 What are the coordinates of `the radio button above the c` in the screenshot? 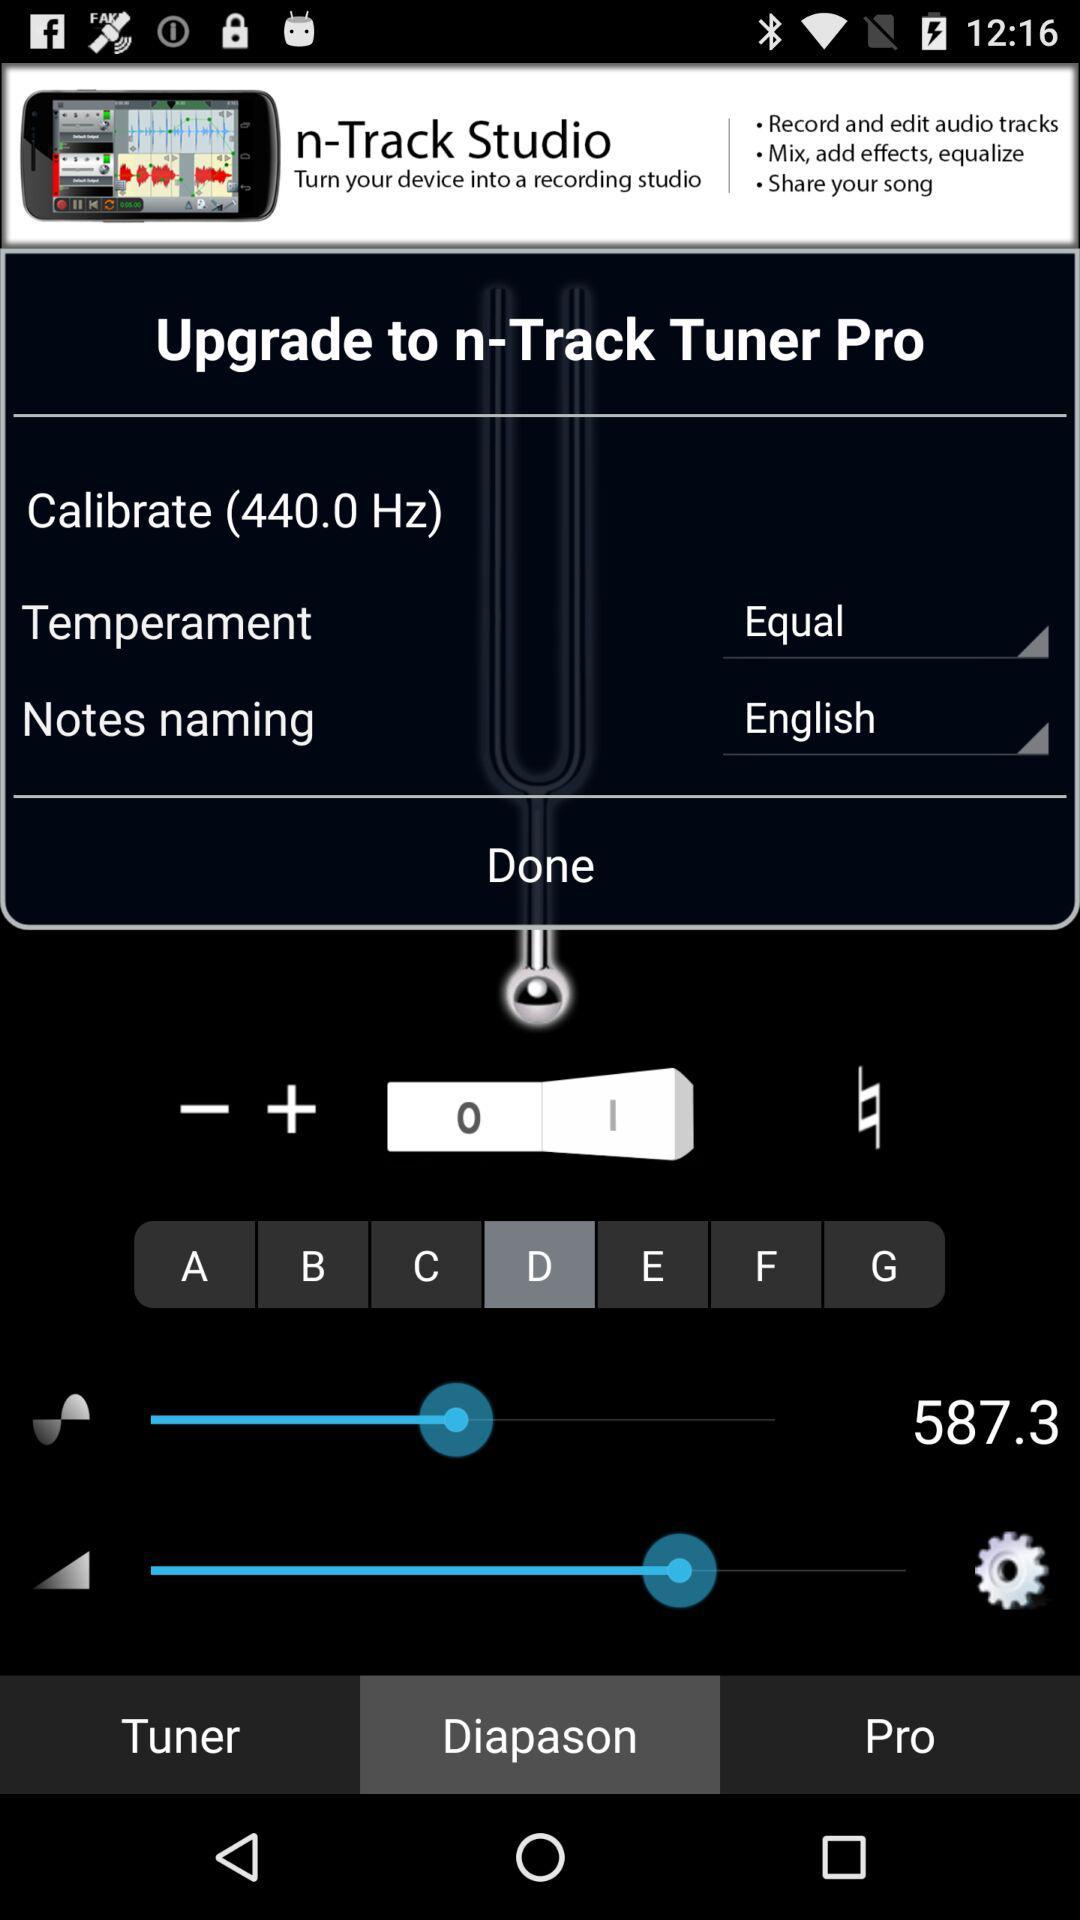 It's located at (540, 1115).